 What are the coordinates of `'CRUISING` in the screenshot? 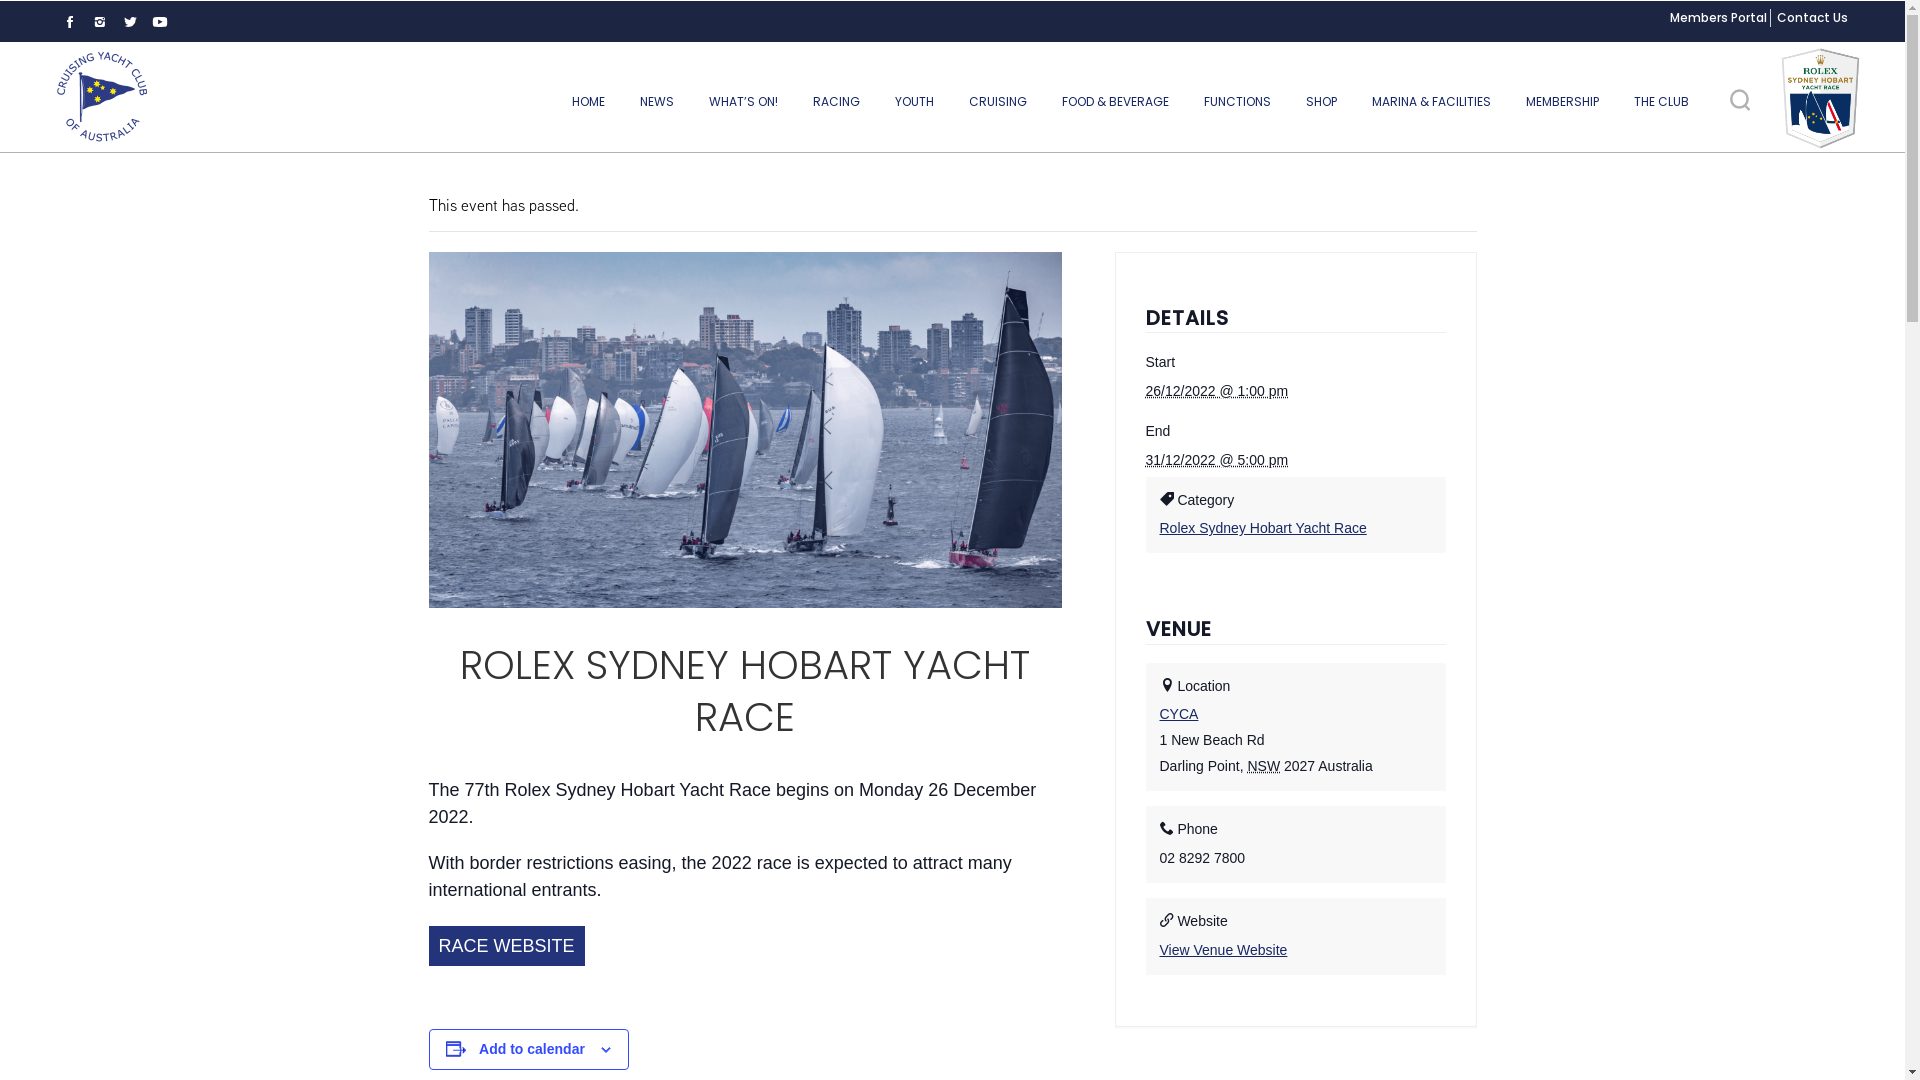 It's located at (100, 96).